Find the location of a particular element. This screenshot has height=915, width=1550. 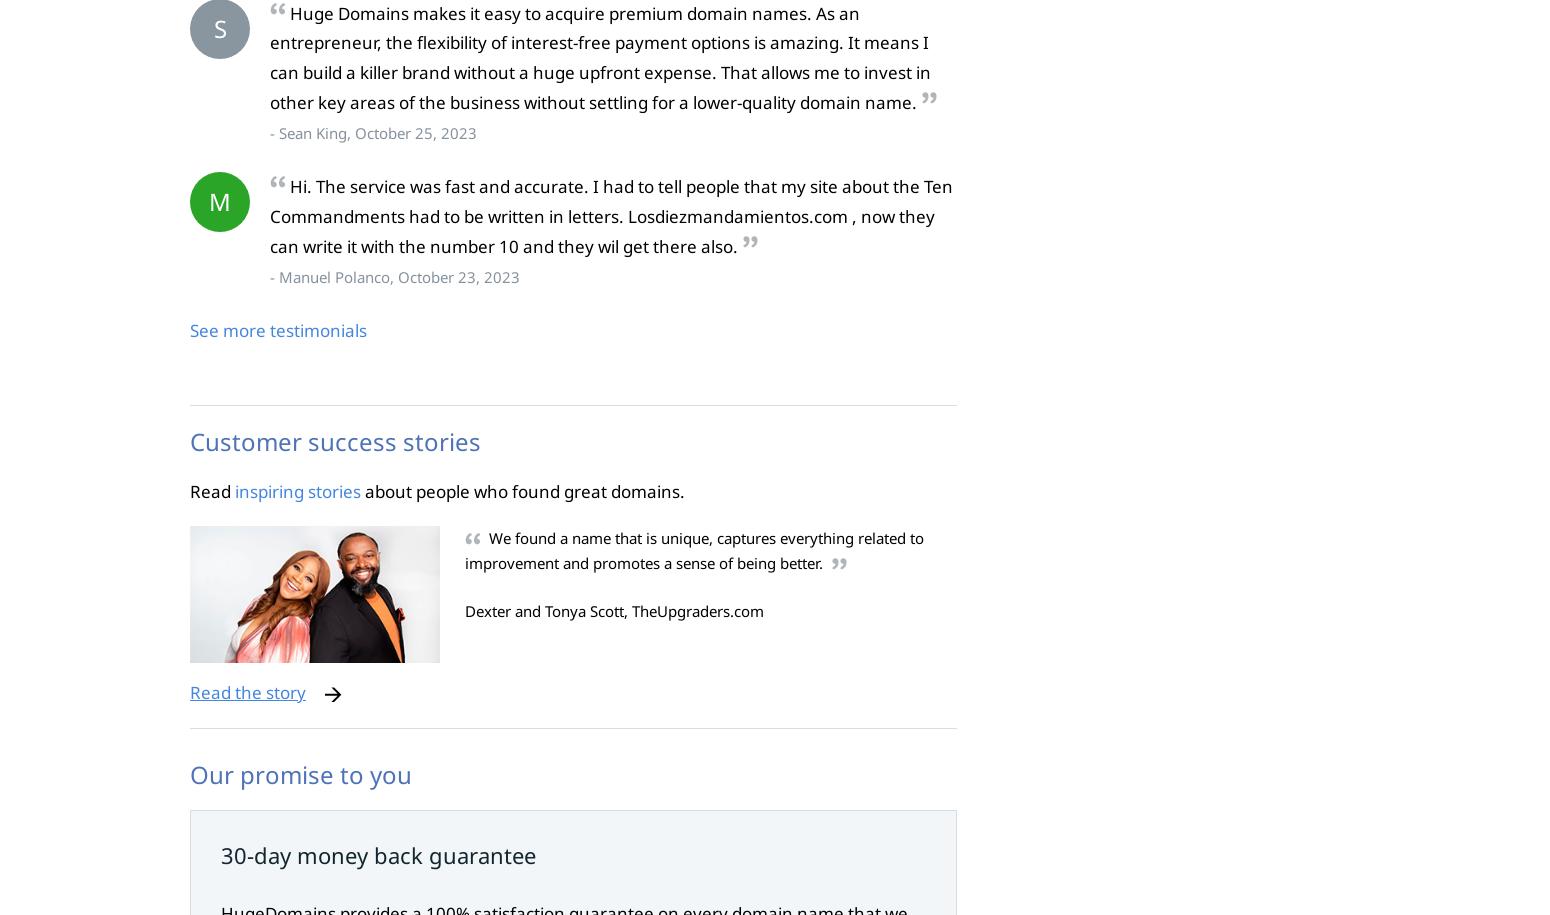

'Huge Domains makes it easy to acquire premium domain names. As an entrepreneur, the flexibility of interest-free payment options is amazing. It means I can build a killer brand without a huge upfront expense. That allows me to invest in other key areas of the business without settling for a lower-quality domain name.' is located at coordinates (600, 56).